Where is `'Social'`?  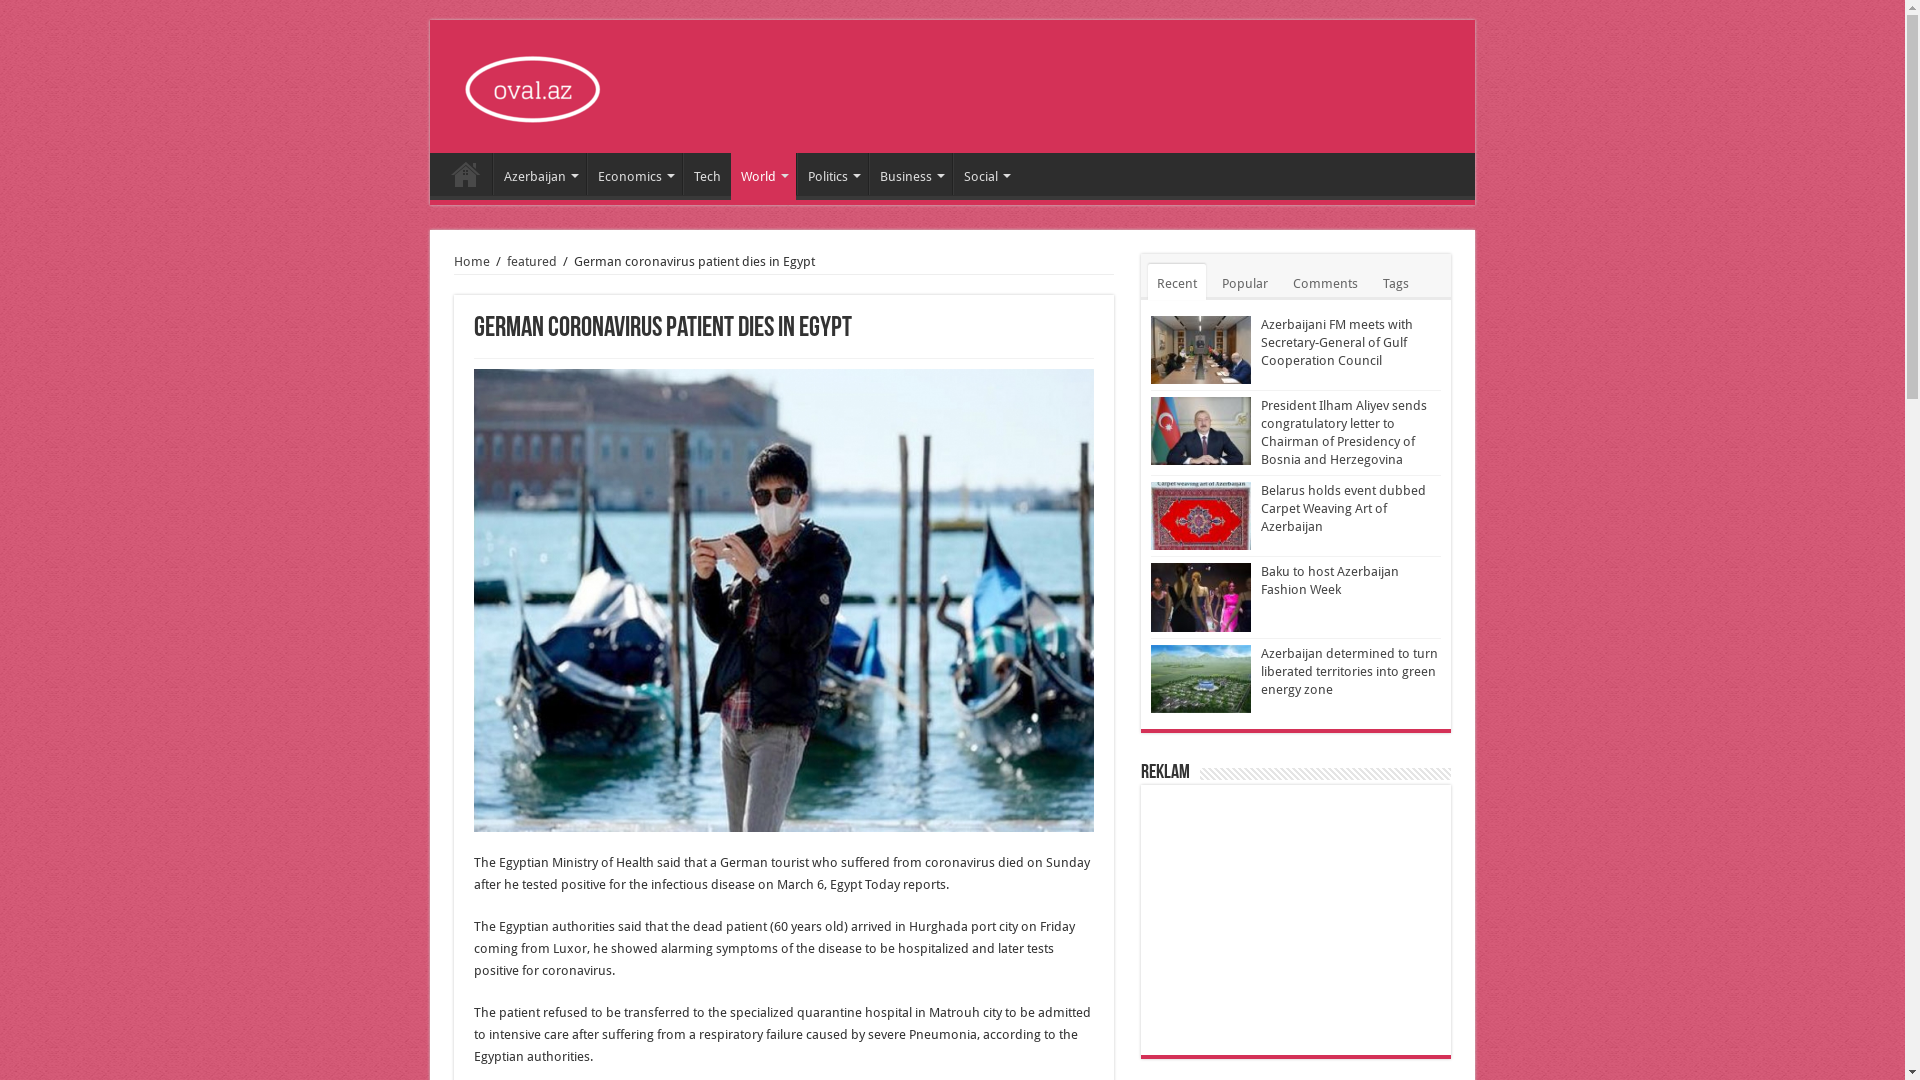
'Social' is located at coordinates (985, 172).